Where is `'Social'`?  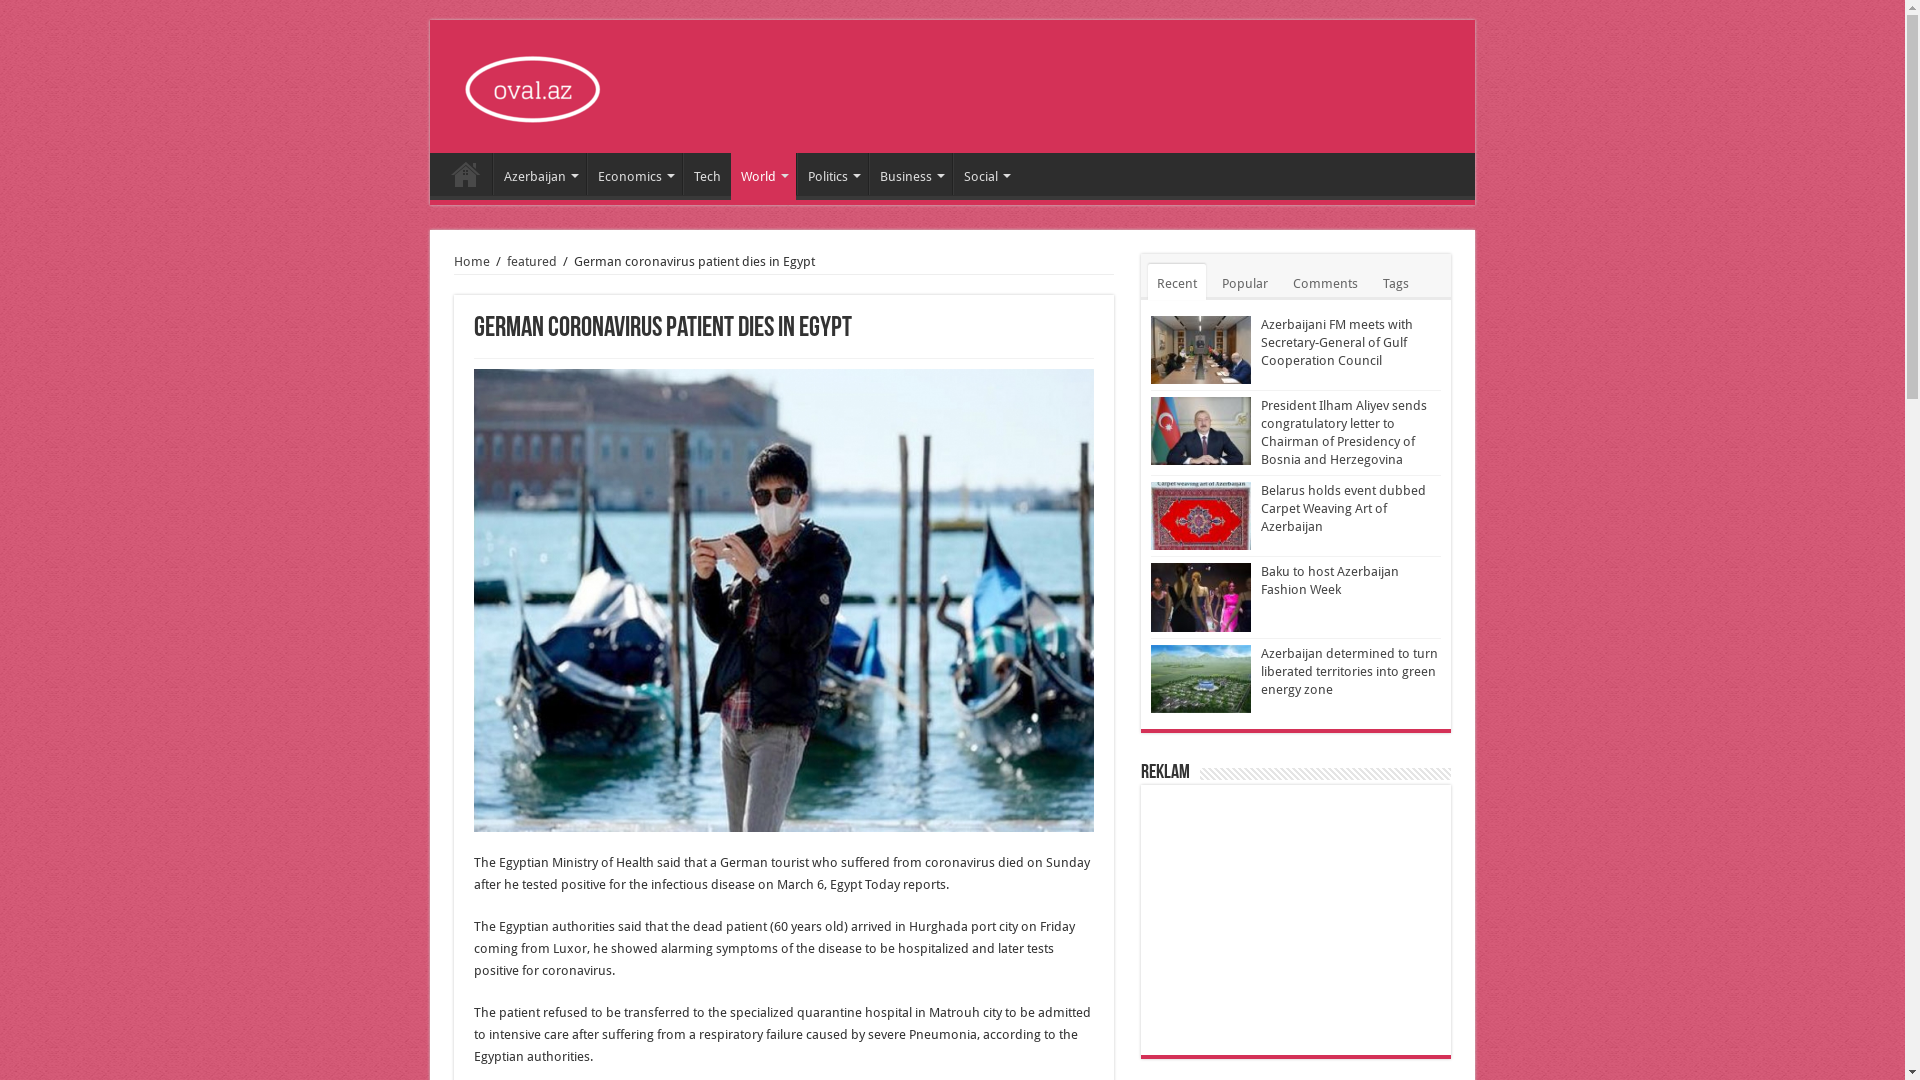
'Social' is located at coordinates (985, 172).